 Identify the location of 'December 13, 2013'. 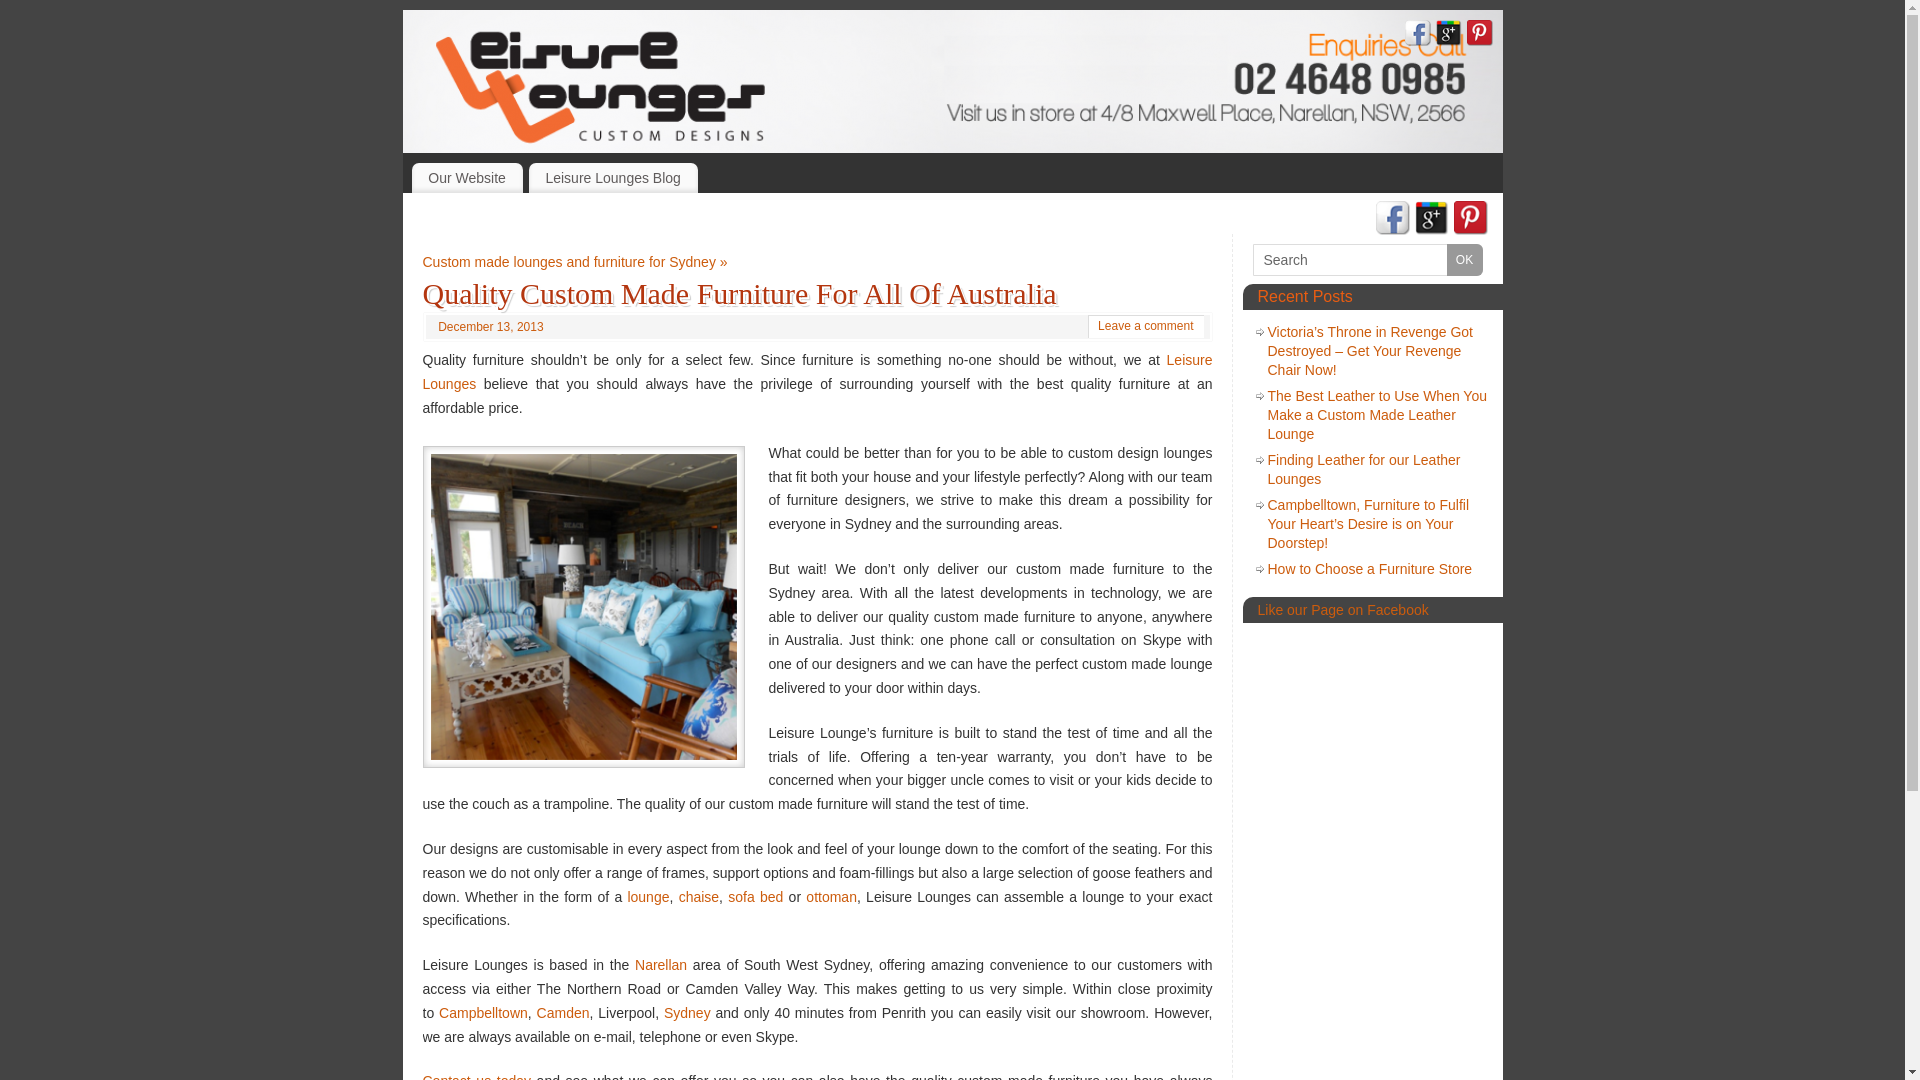
(490, 326).